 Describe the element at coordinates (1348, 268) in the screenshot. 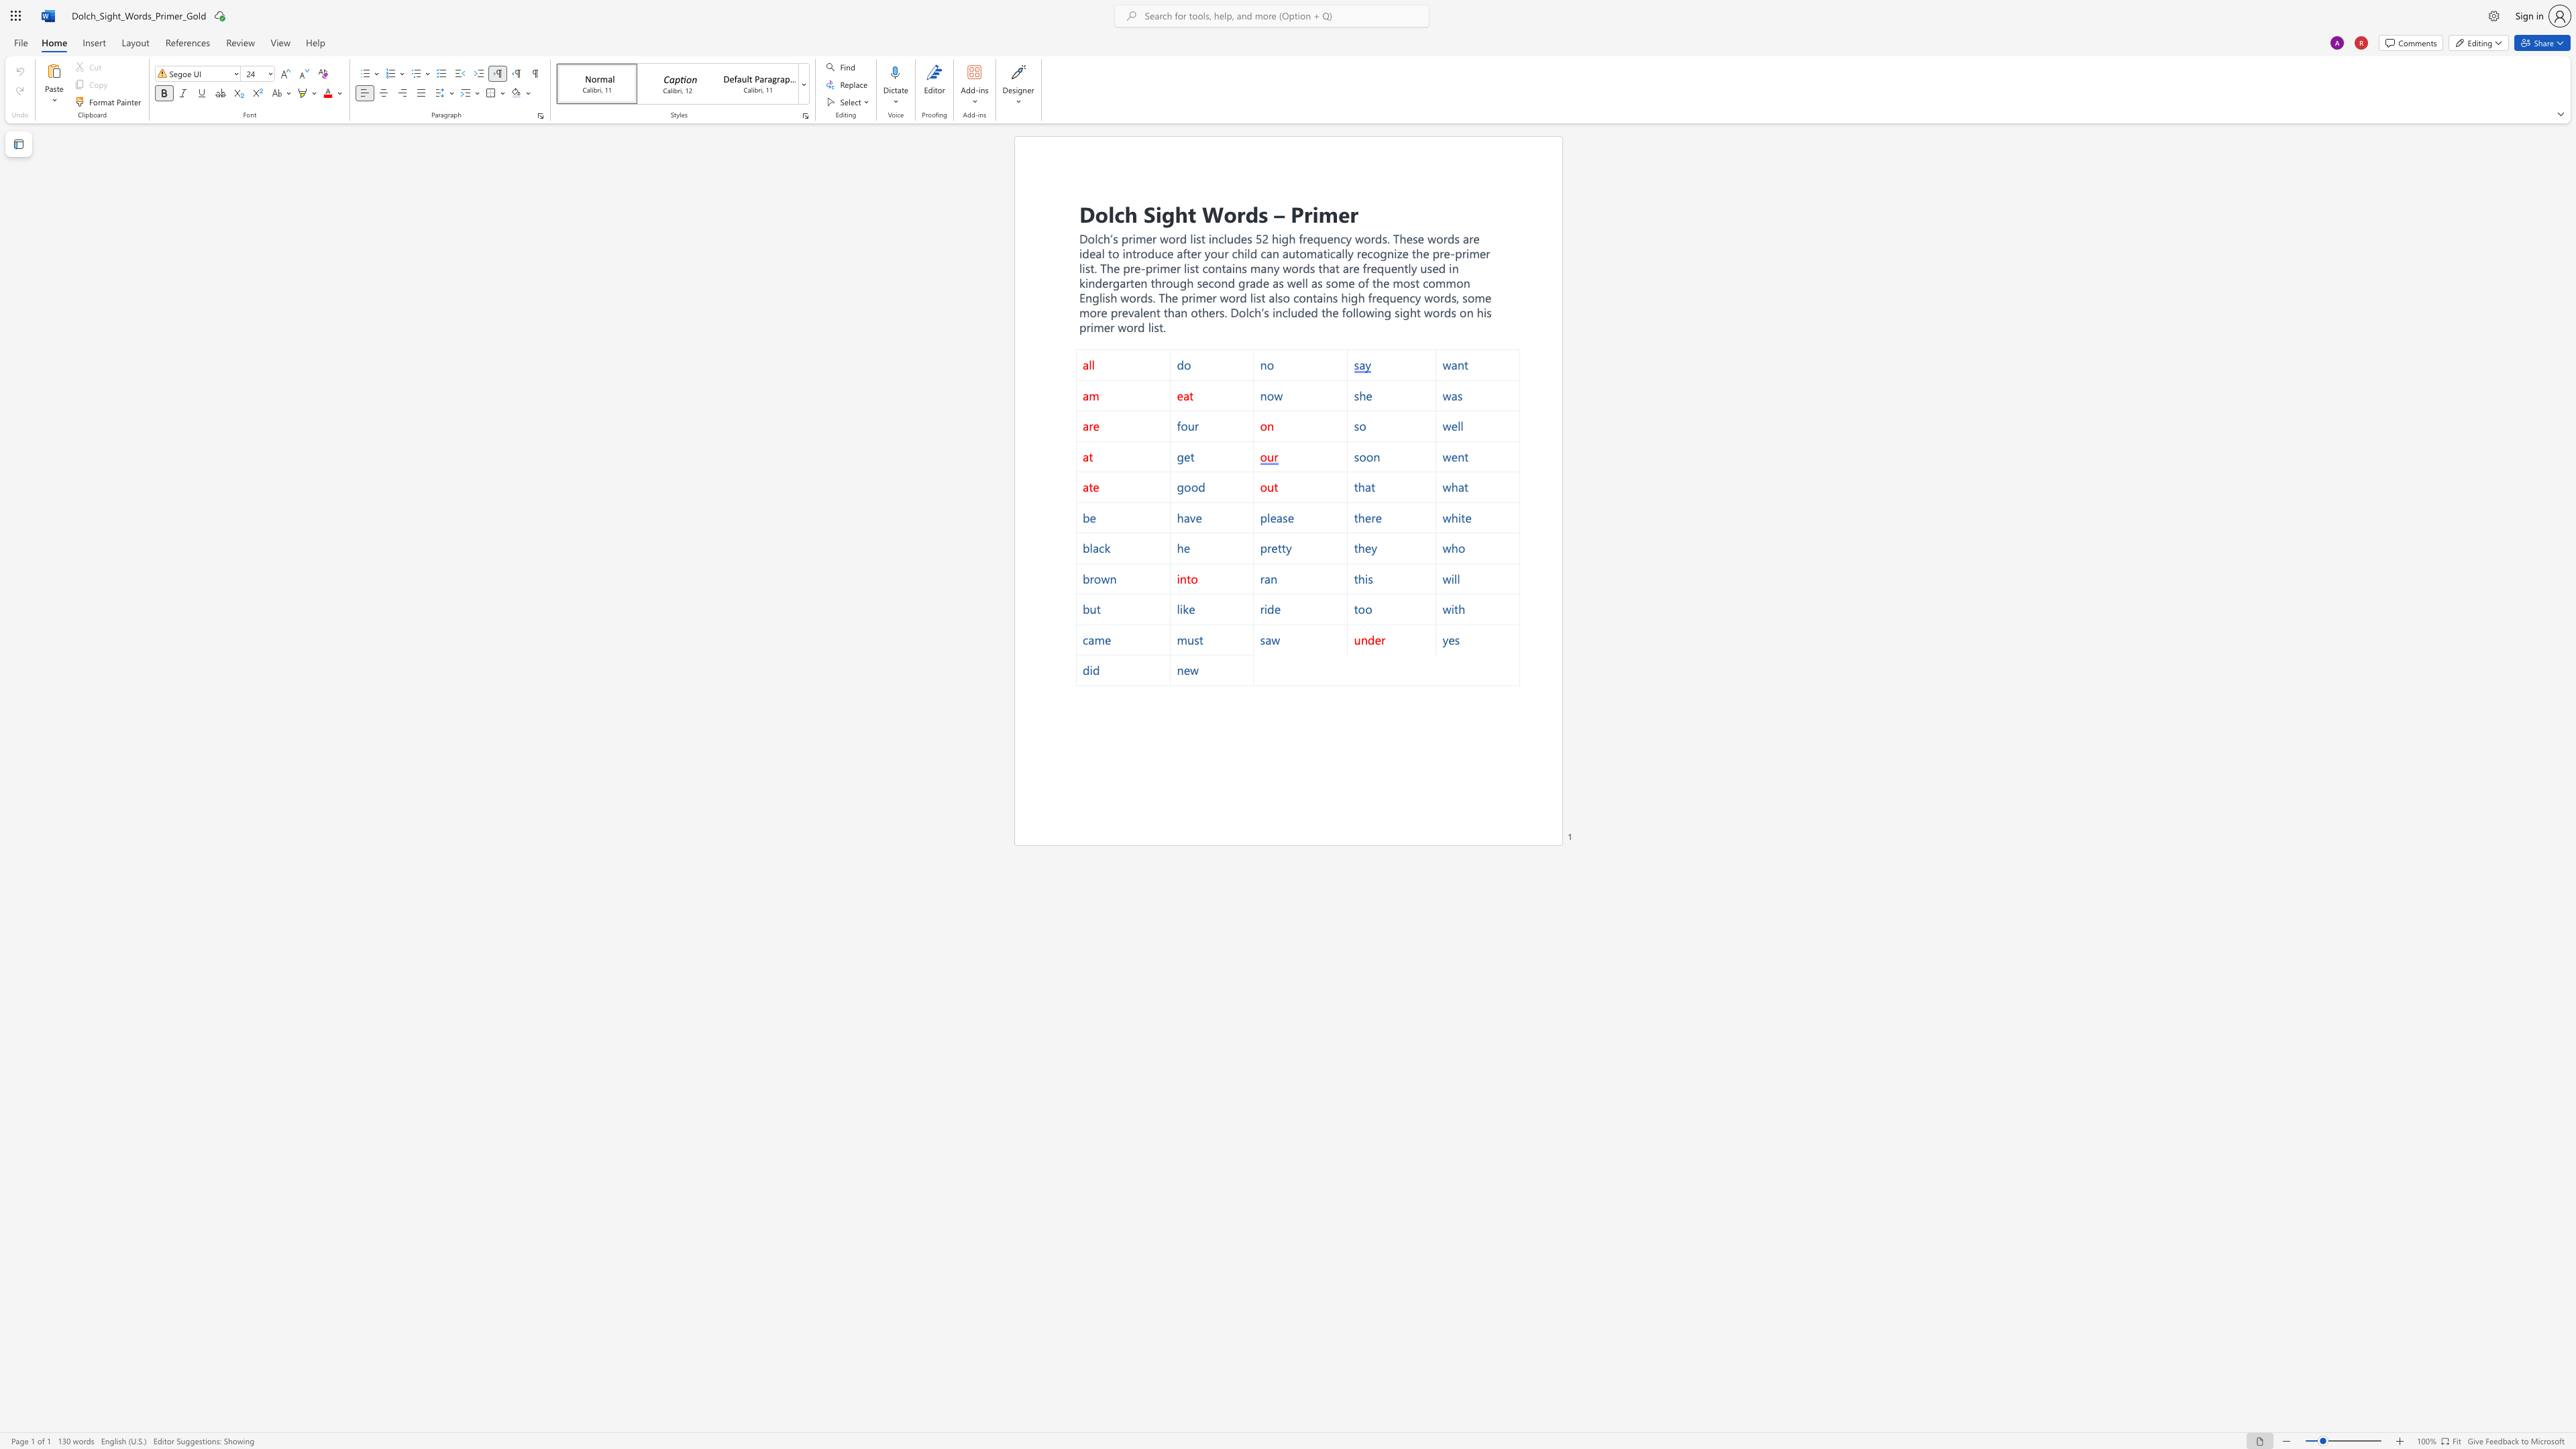

I see `the subset text "re" within the text "many words that are"` at that location.